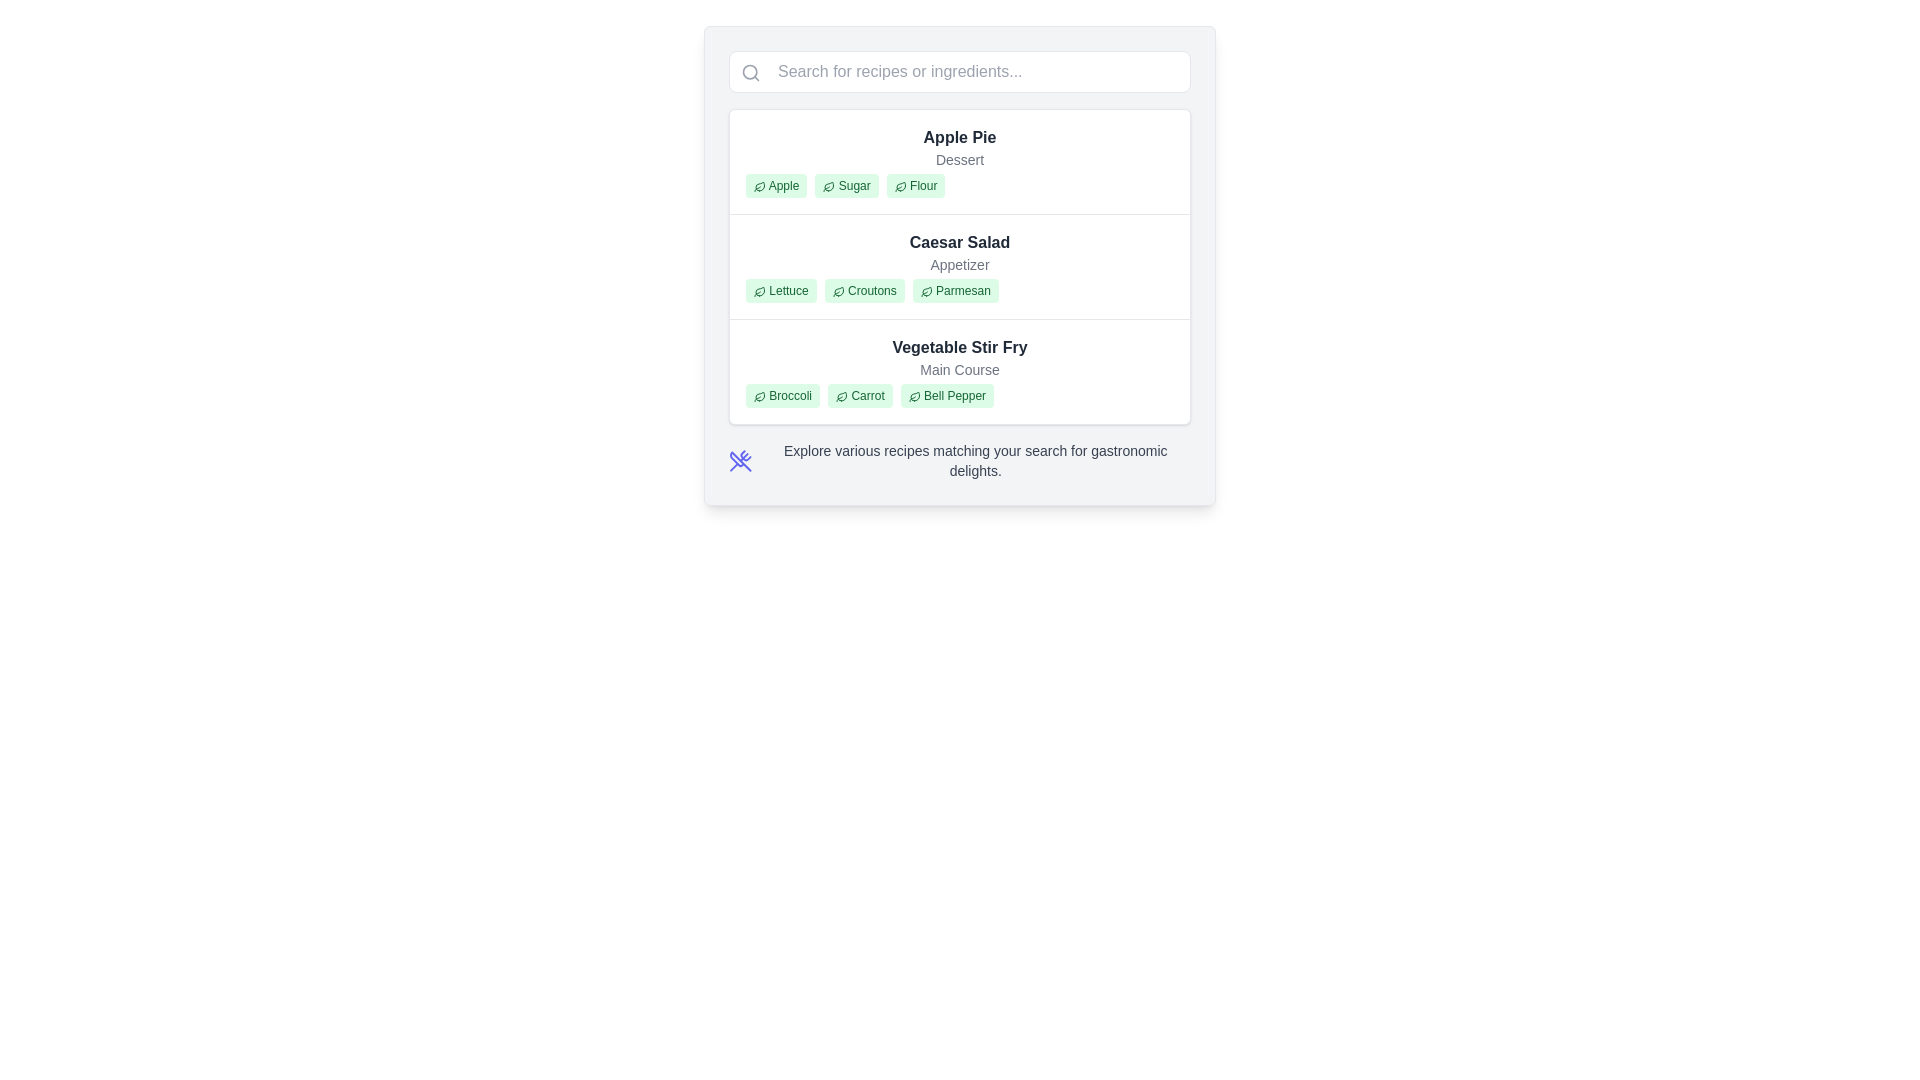  I want to click on the Decorative Icon Component, which is a circular shape representing a magnifying glass for search operations, located near the top-left corner of the interface by the search bar, so click(749, 71).